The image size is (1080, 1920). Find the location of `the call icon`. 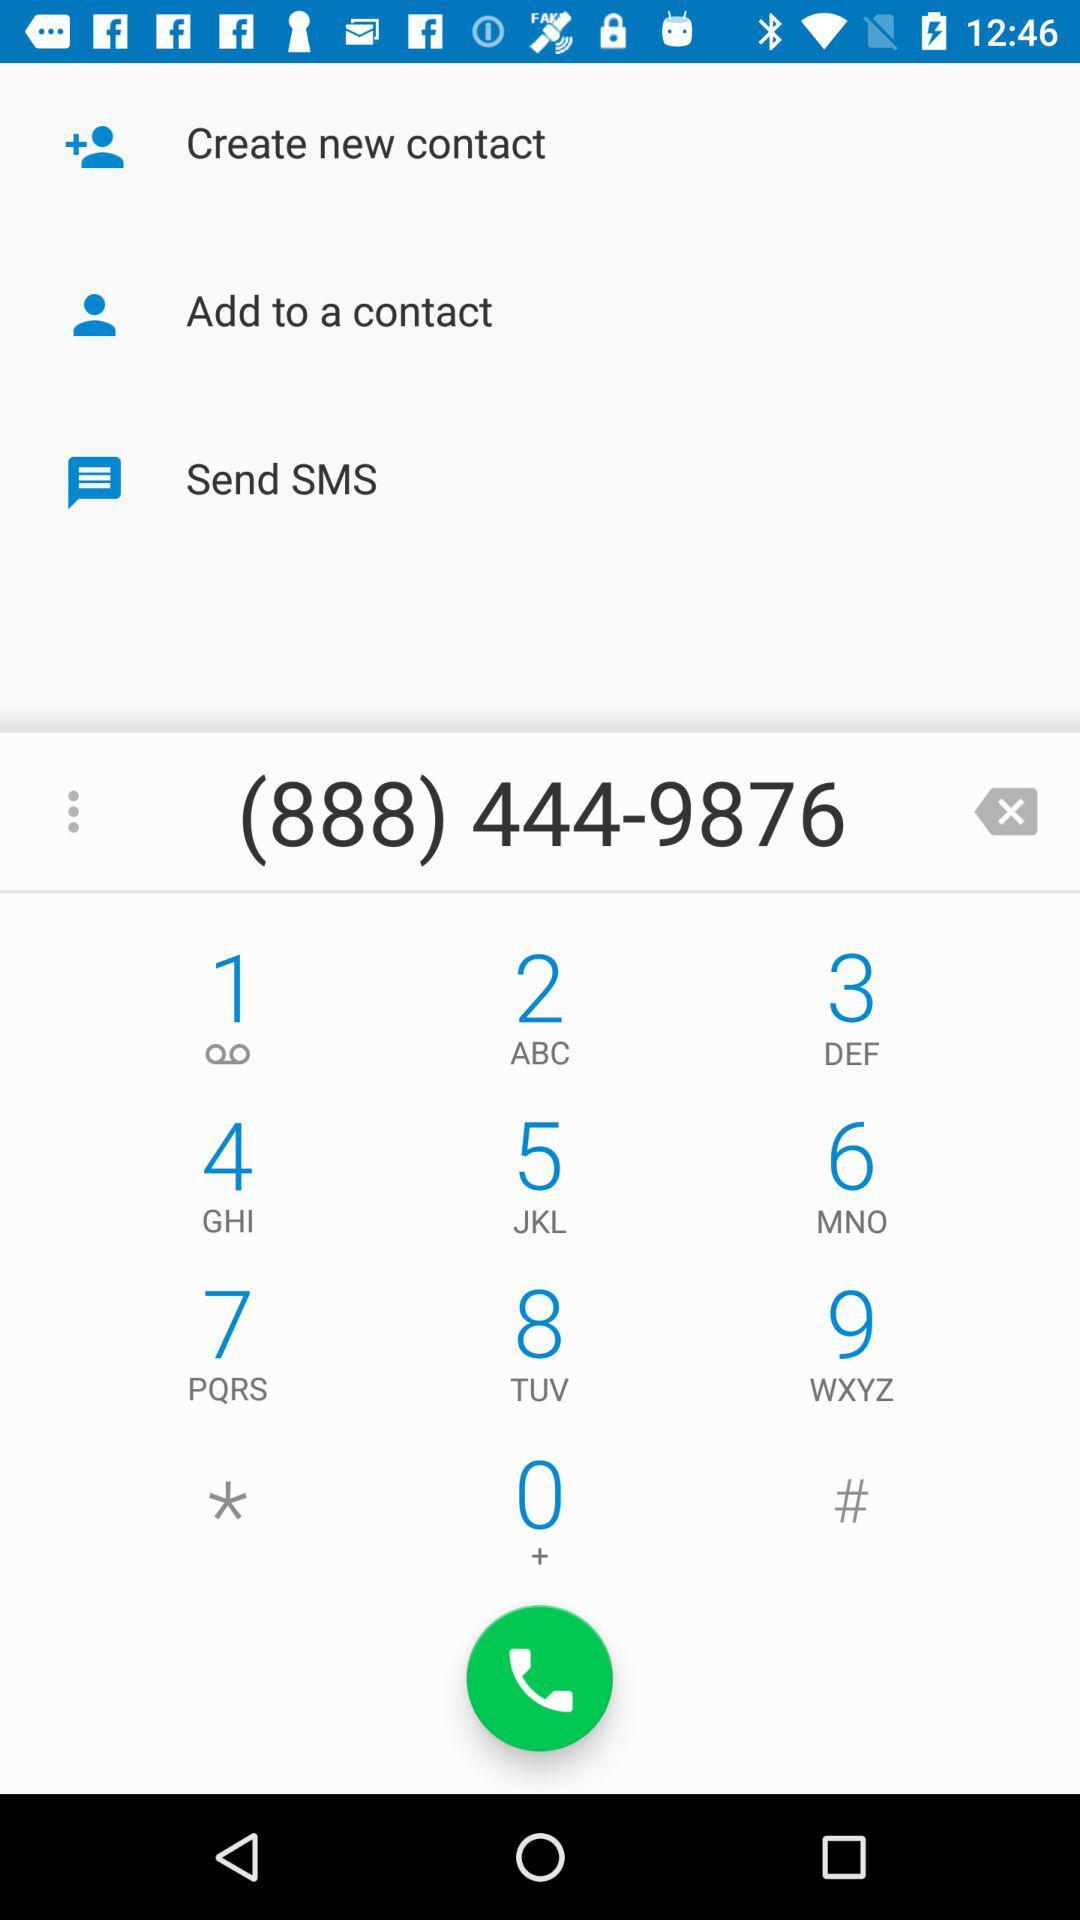

the call icon is located at coordinates (540, 1678).